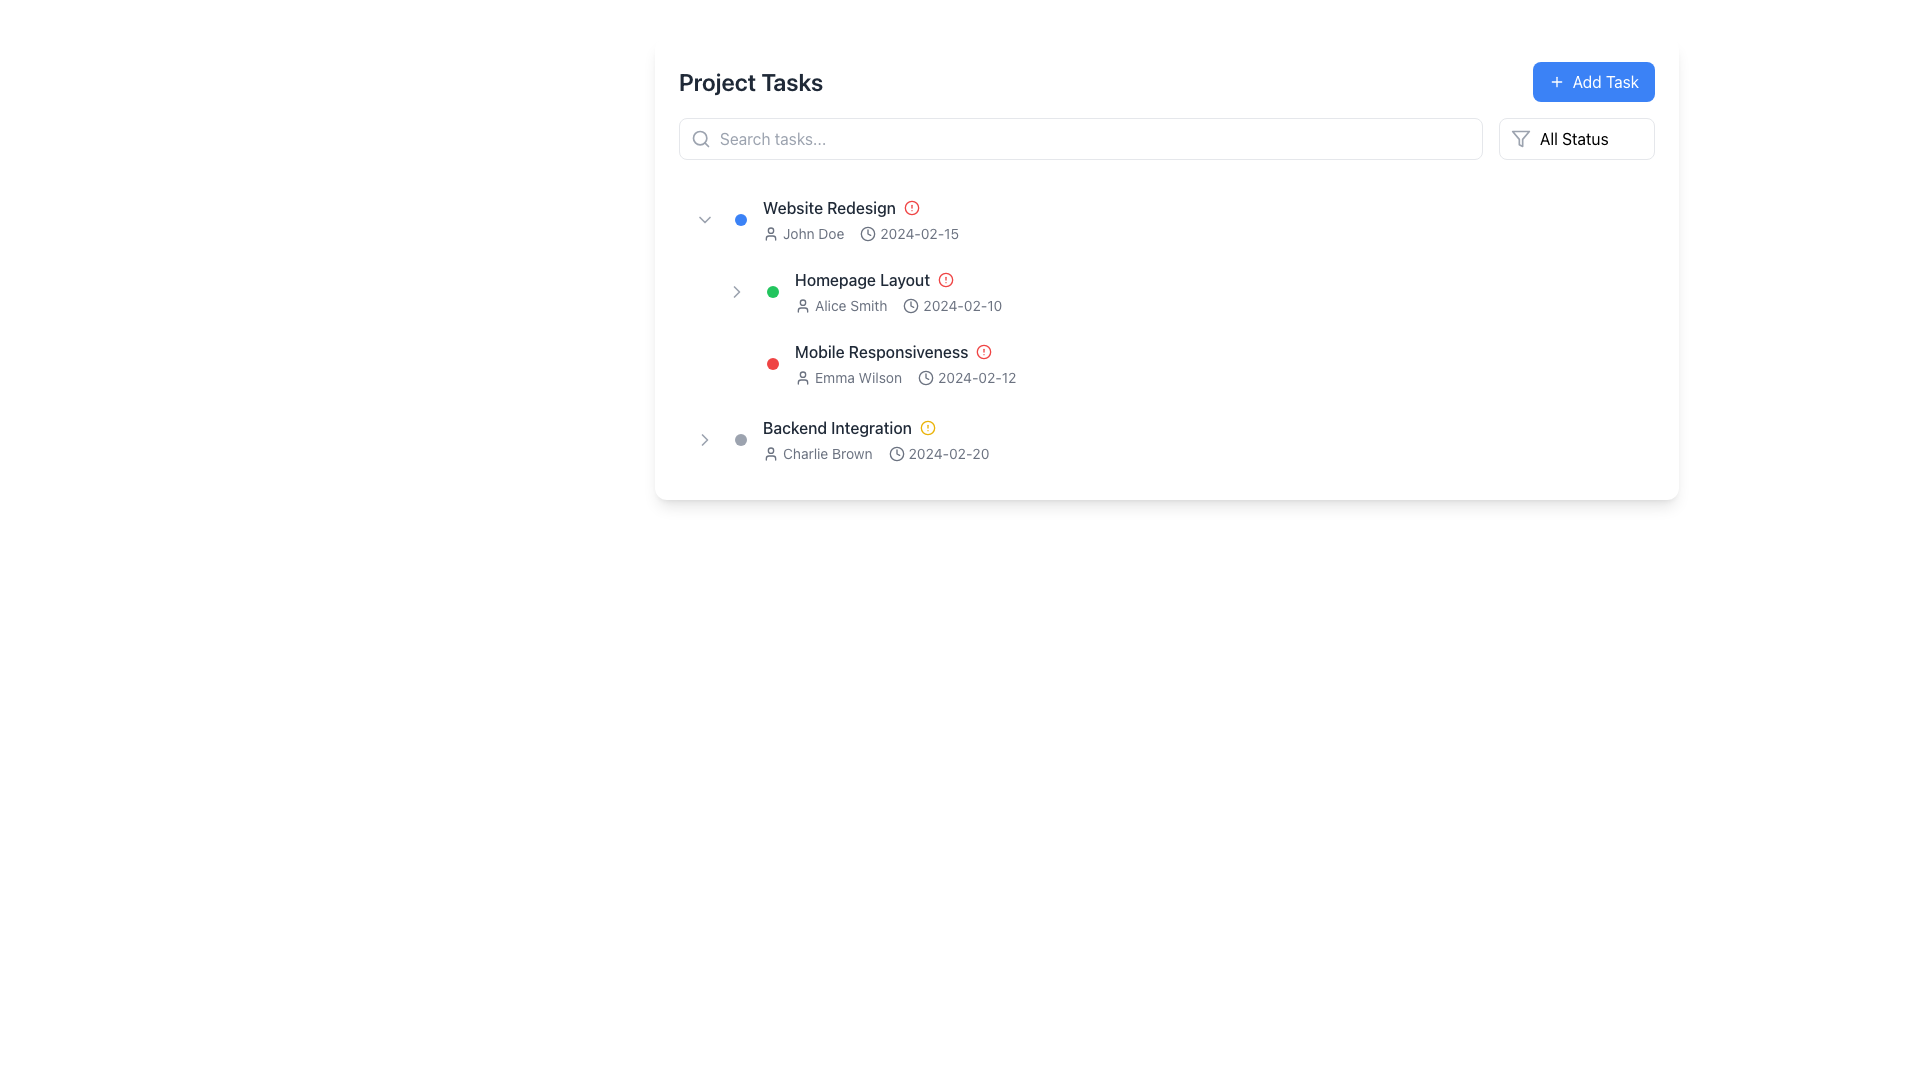 The width and height of the screenshot is (1920, 1080). What do you see at coordinates (736, 292) in the screenshot?
I see `the small rightward-facing chevron icon button styled in gray color, located to the right of the 'Homepage Layout' task in the 'Project Tasks' list` at bounding box center [736, 292].